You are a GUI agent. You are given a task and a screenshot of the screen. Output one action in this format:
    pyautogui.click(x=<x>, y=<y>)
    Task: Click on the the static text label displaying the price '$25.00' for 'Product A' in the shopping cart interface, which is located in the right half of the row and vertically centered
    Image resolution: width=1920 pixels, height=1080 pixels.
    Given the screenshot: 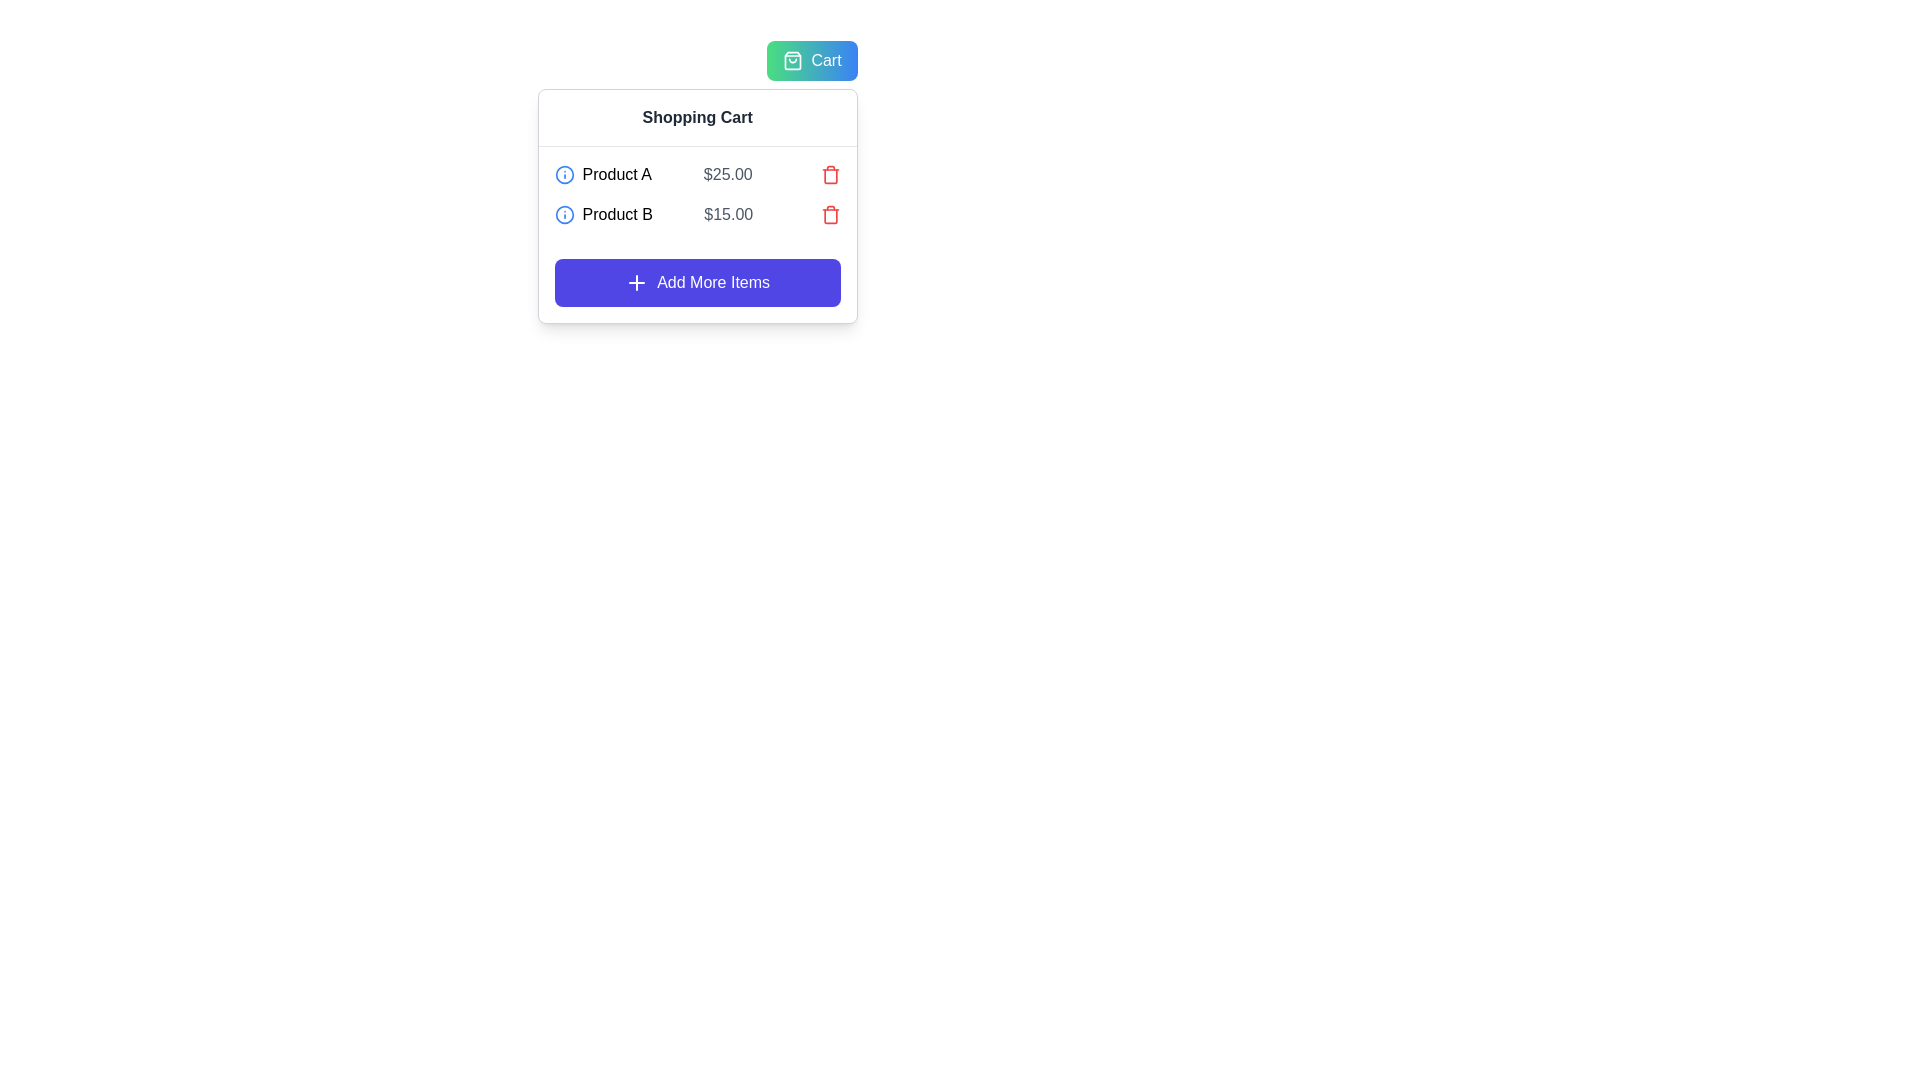 What is the action you would take?
    pyautogui.click(x=727, y=173)
    